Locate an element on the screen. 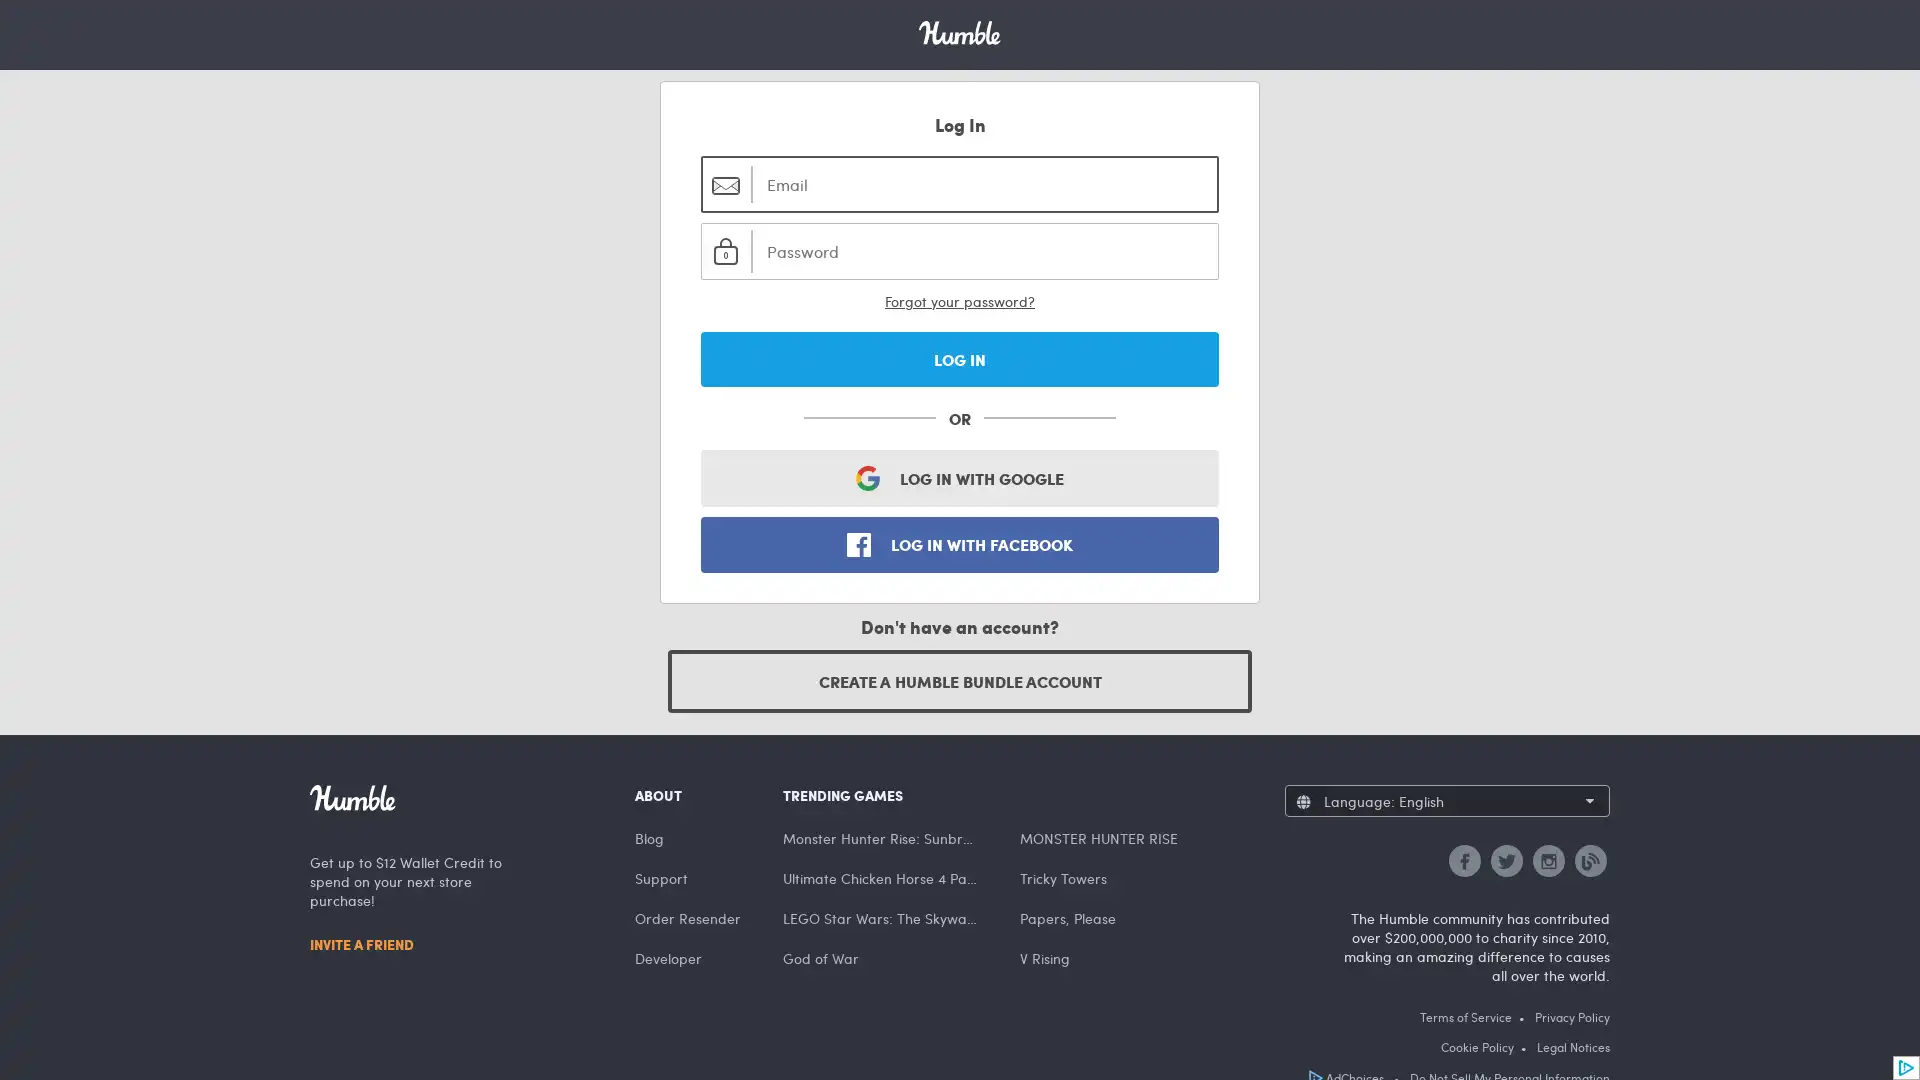 The width and height of the screenshot is (1920, 1080). Forgot your password? is located at coordinates (960, 300).